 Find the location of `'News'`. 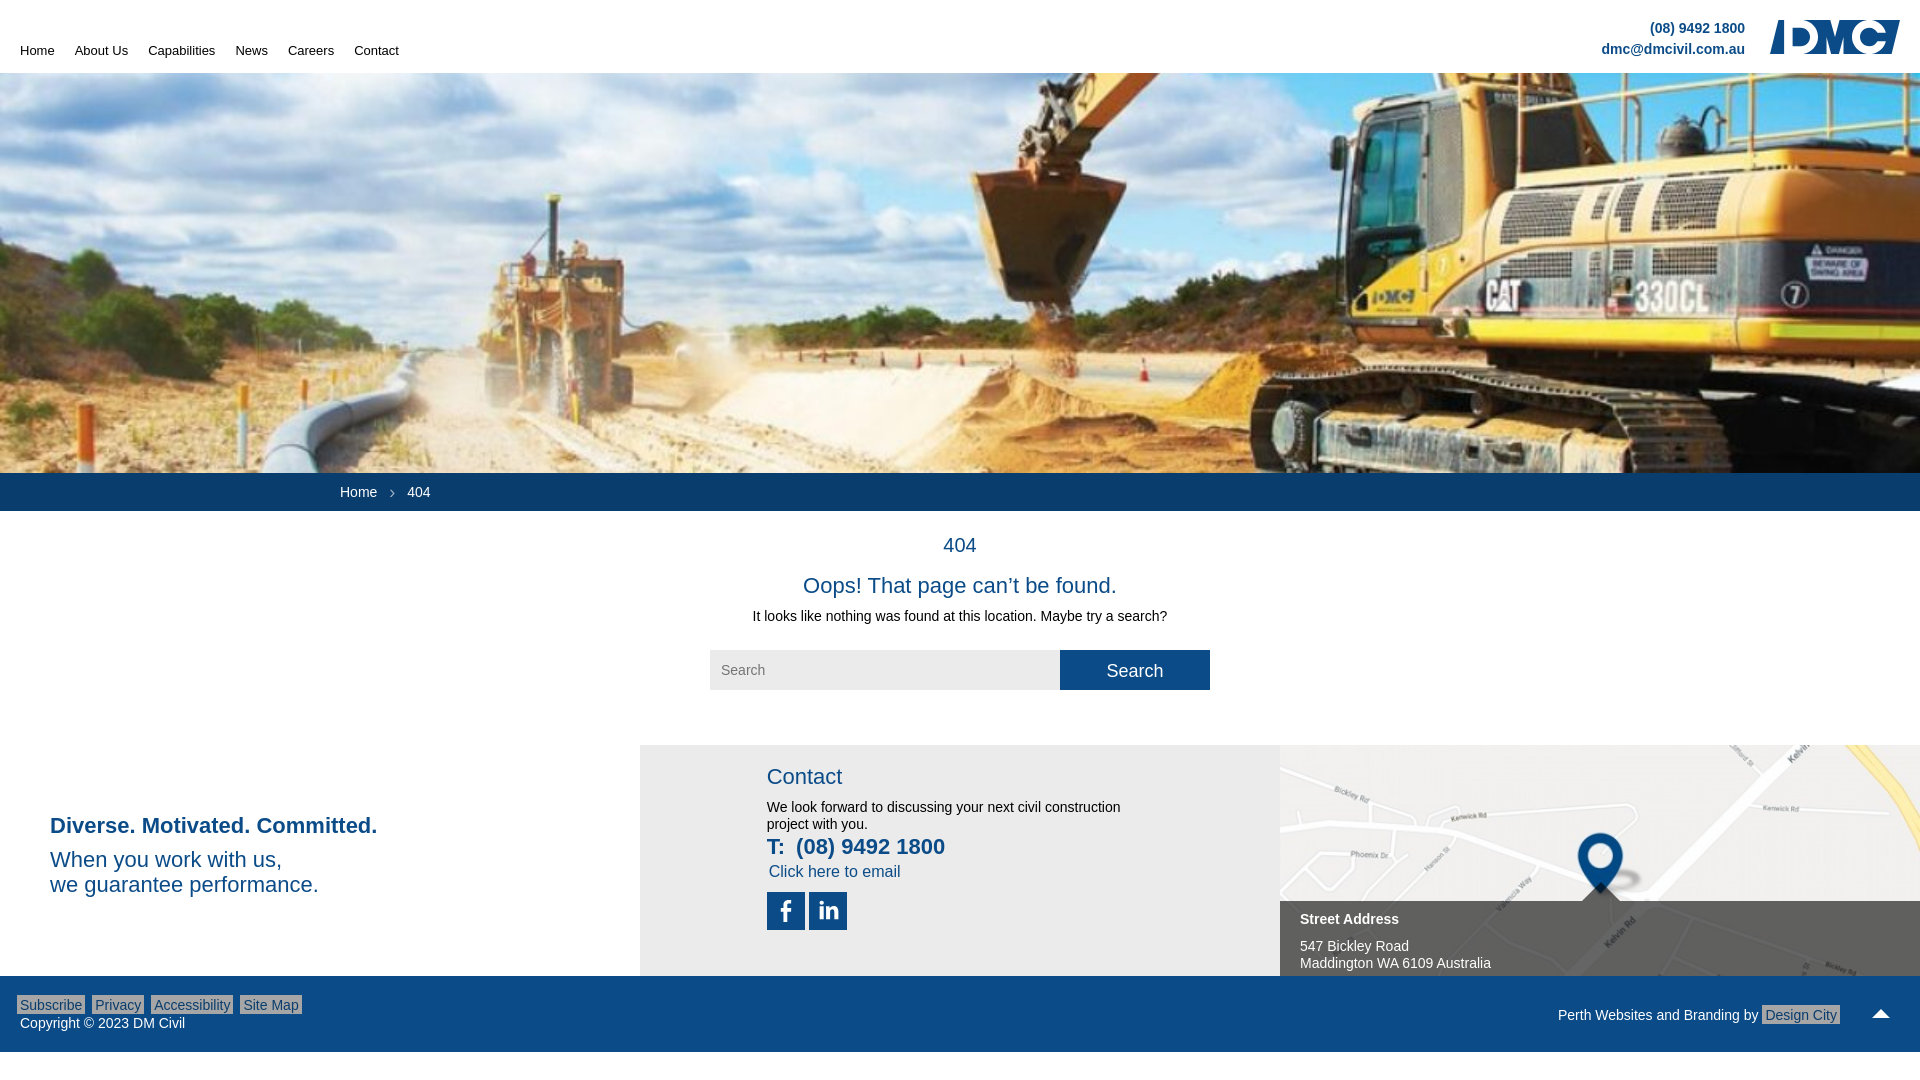

'News' is located at coordinates (250, 49).